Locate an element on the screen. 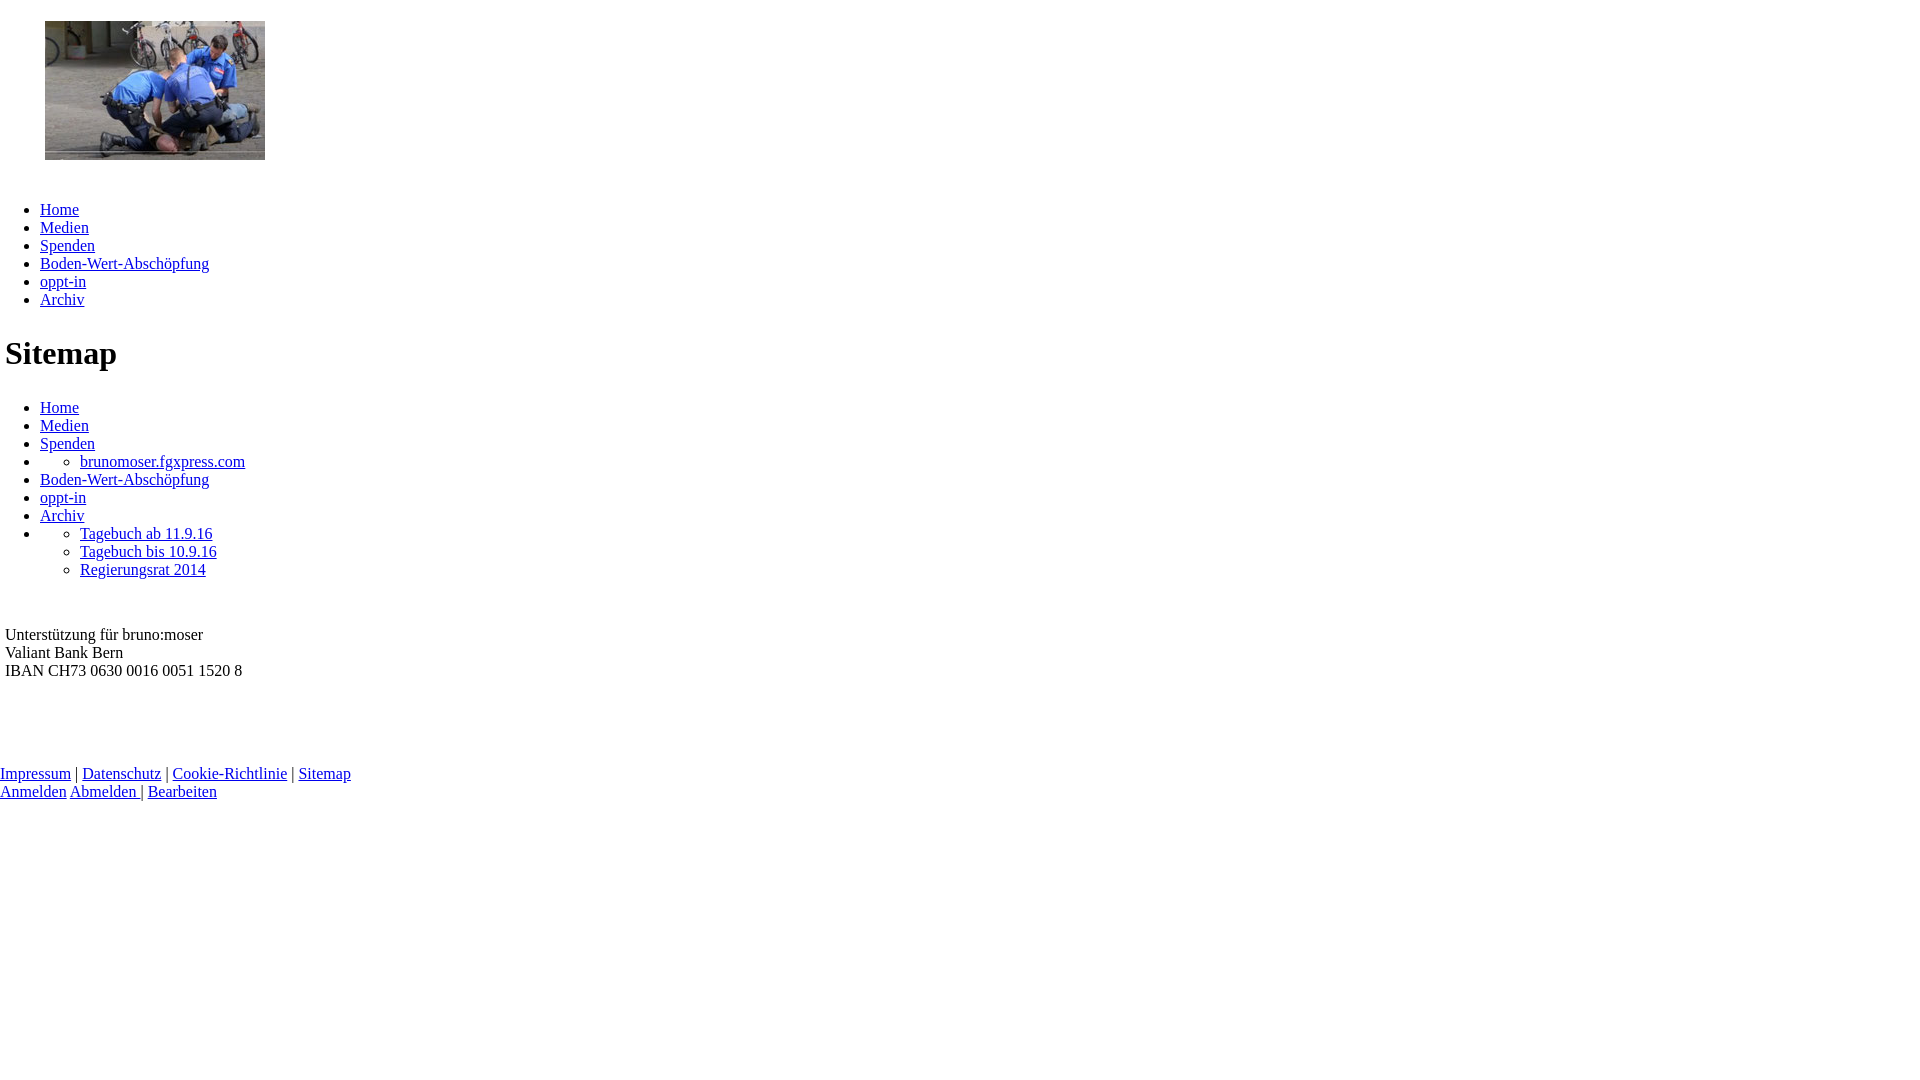 The width and height of the screenshot is (1920, 1080). 'Spenden' is located at coordinates (67, 244).